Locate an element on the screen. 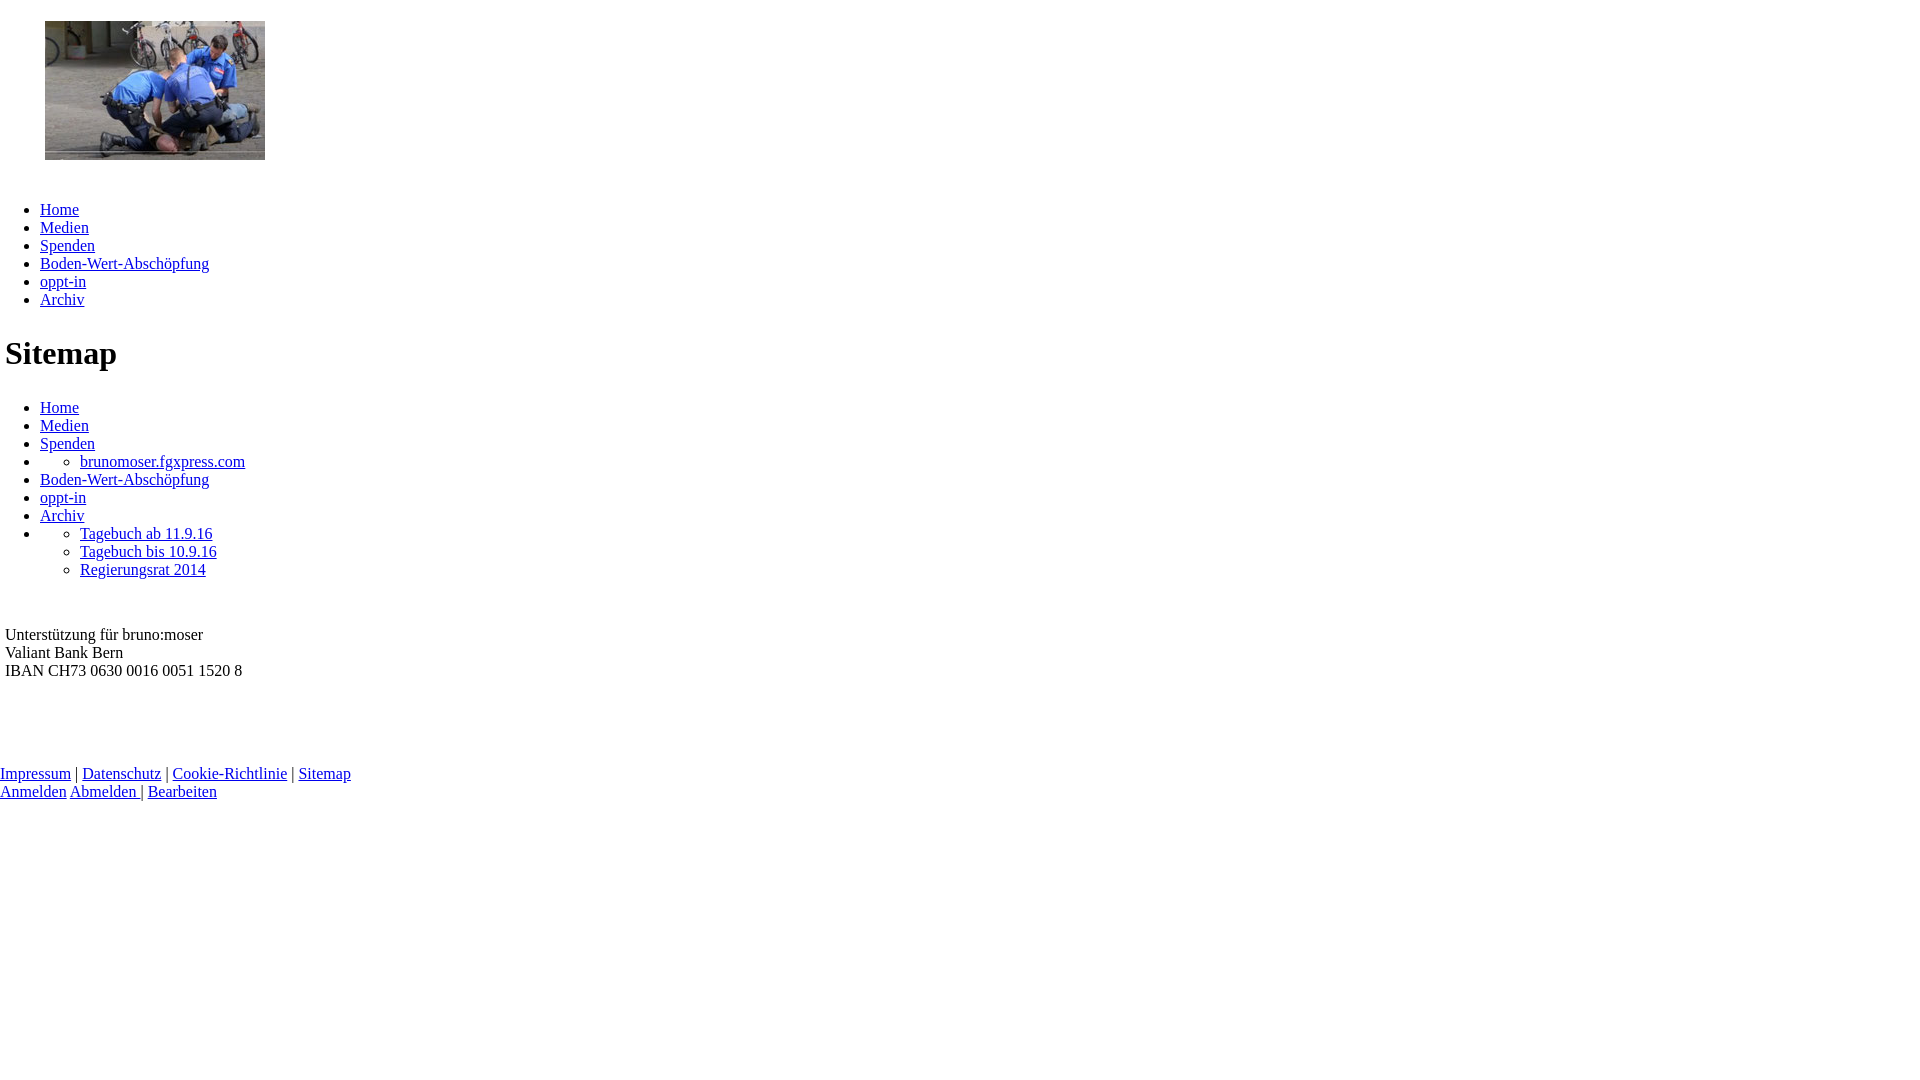 The width and height of the screenshot is (1920, 1080). 'Spenden' is located at coordinates (67, 244).